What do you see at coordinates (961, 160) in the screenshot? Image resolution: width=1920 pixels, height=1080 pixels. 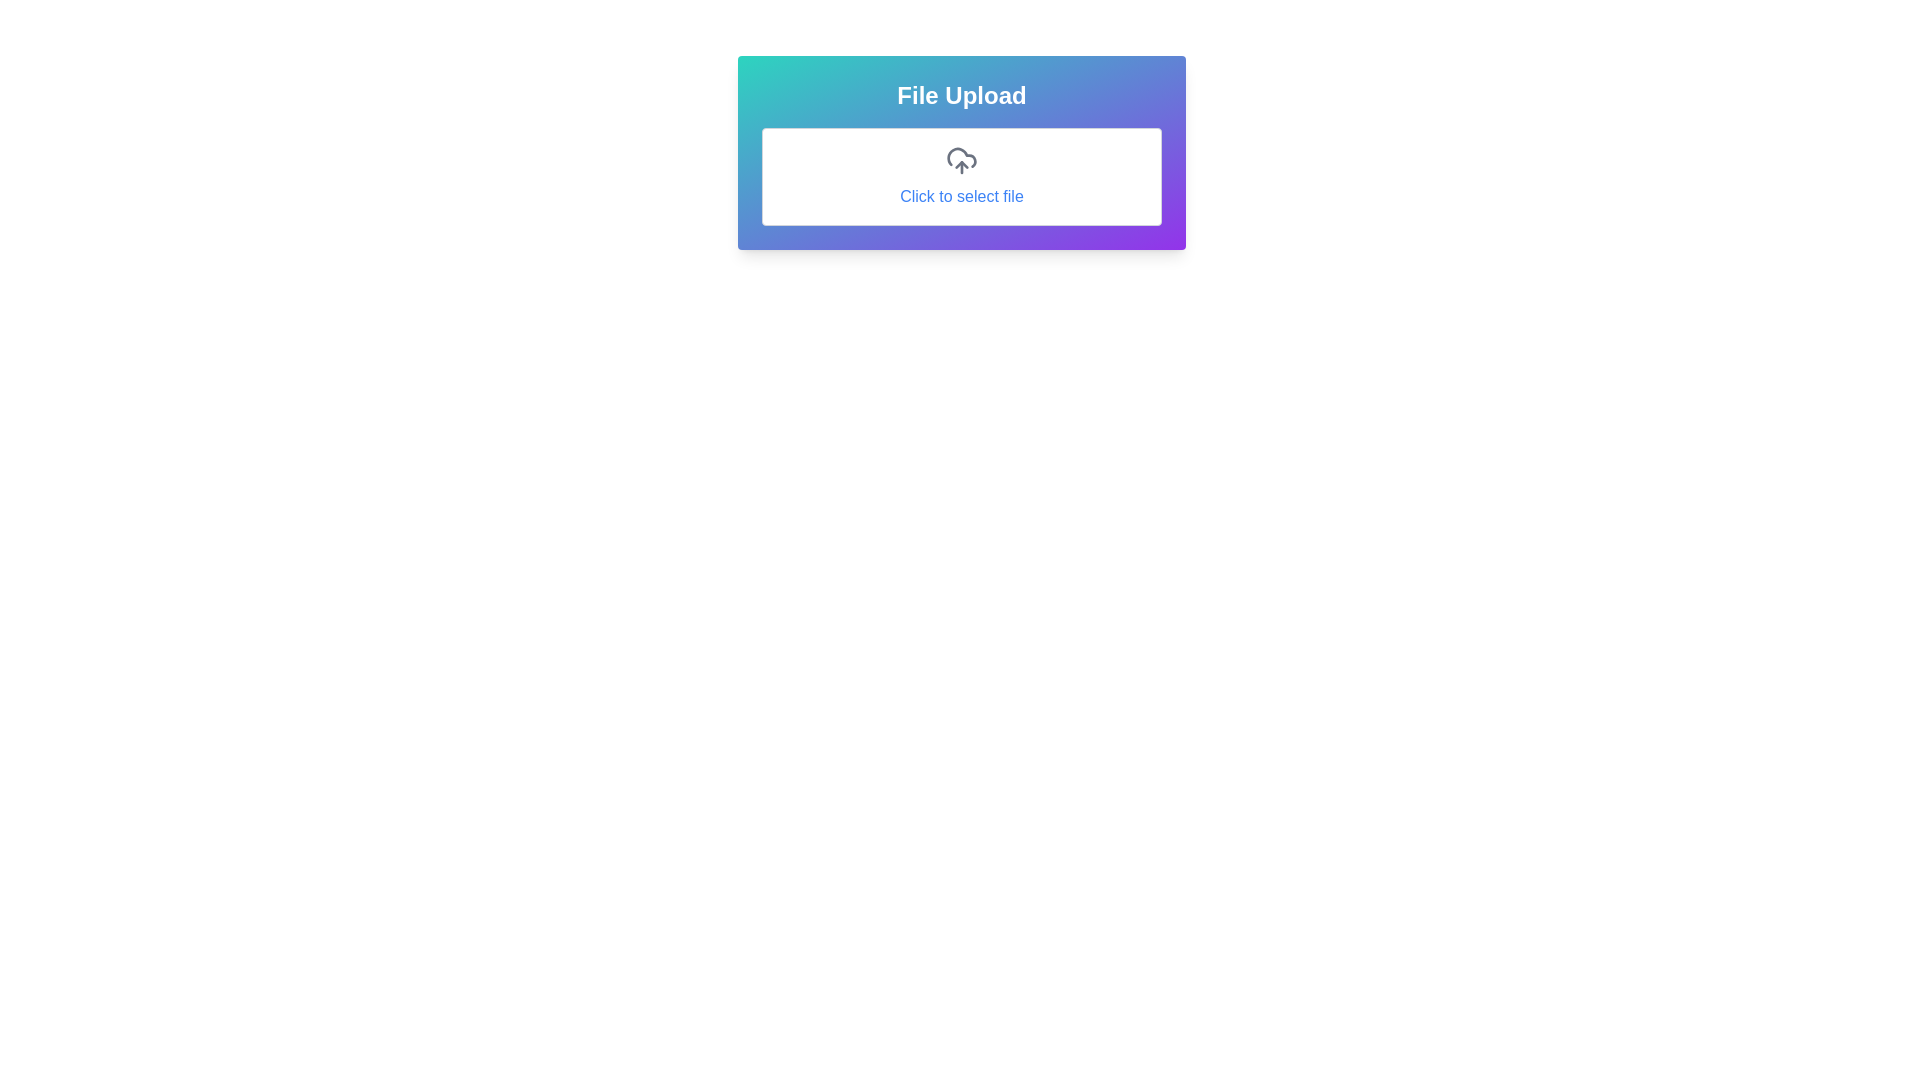 I see `the file upload icon located within the 'File Upload' card, which is centered on the interface and has the text 'Click to select file' below it` at bounding box center [961, 160].